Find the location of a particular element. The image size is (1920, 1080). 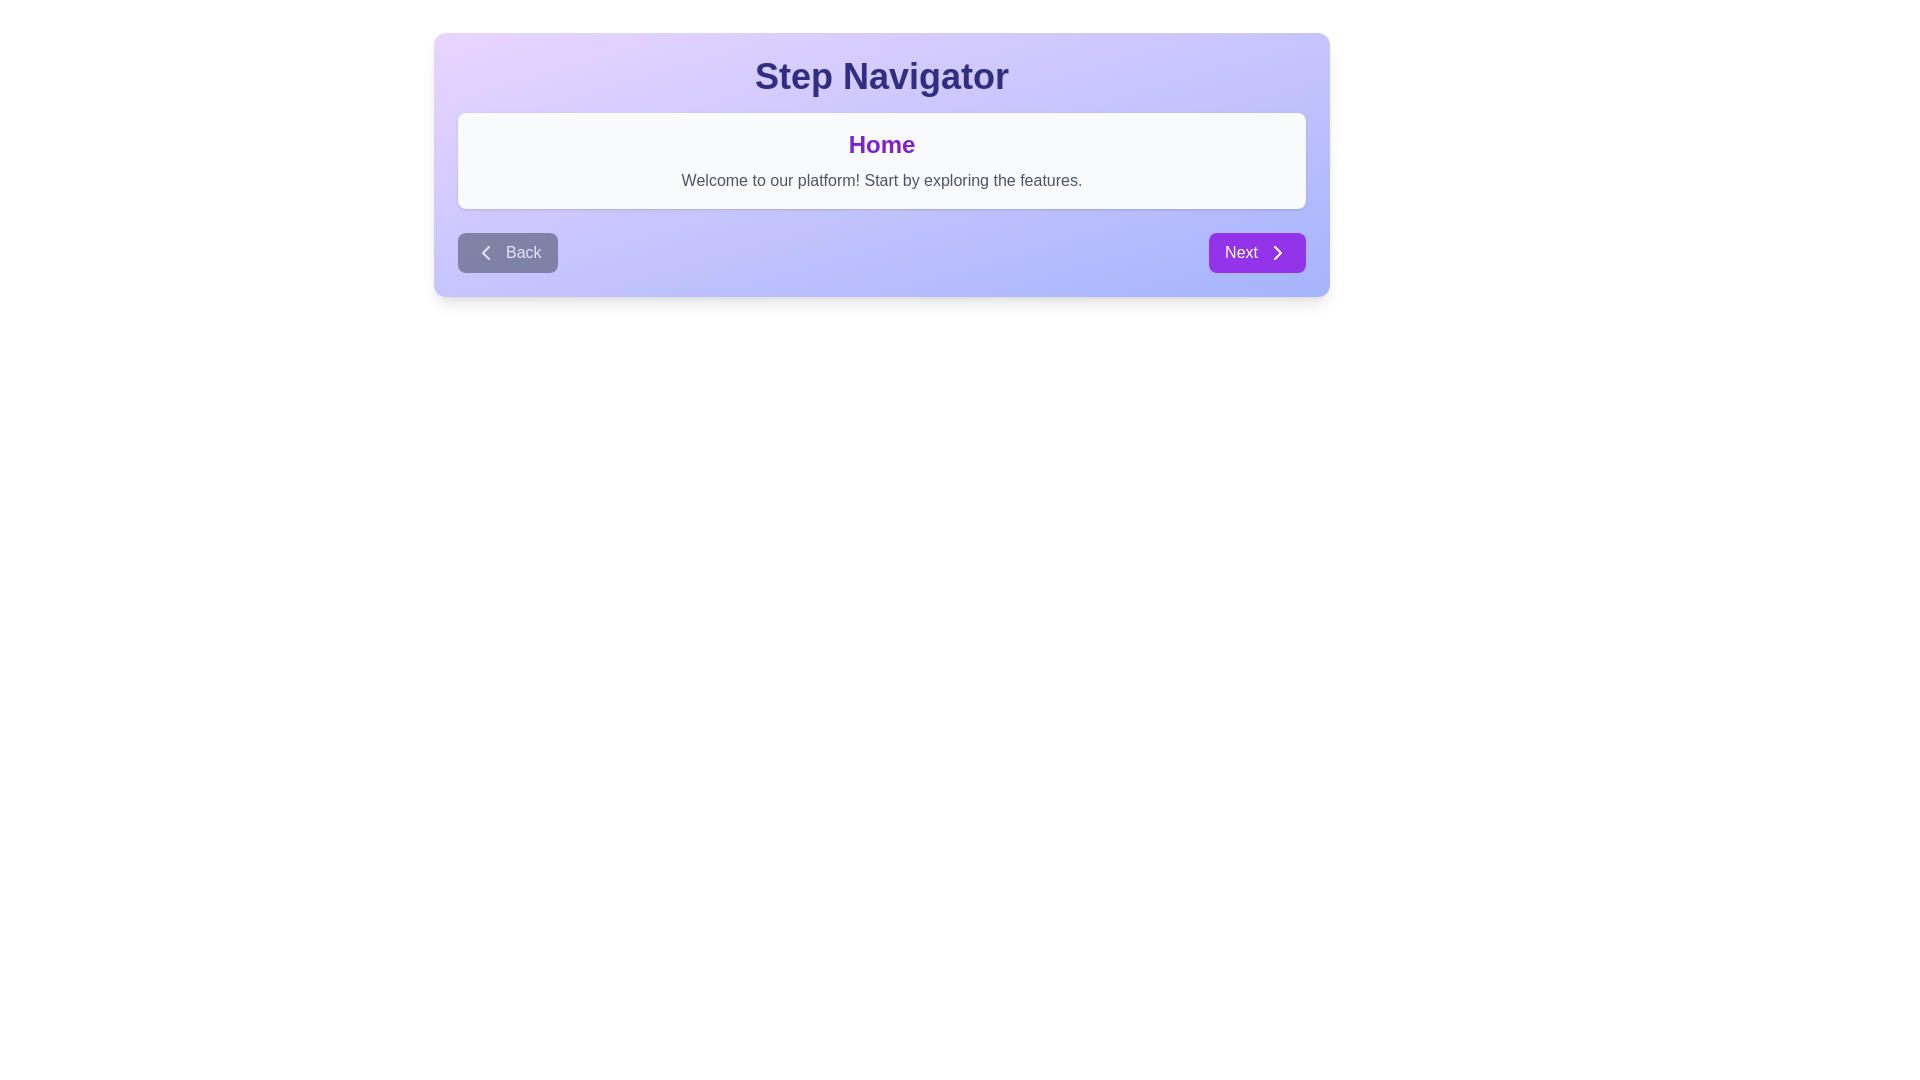

the 'Back' button which contains the leftward-pointing chevron icon is located at coordinates (485, 252).